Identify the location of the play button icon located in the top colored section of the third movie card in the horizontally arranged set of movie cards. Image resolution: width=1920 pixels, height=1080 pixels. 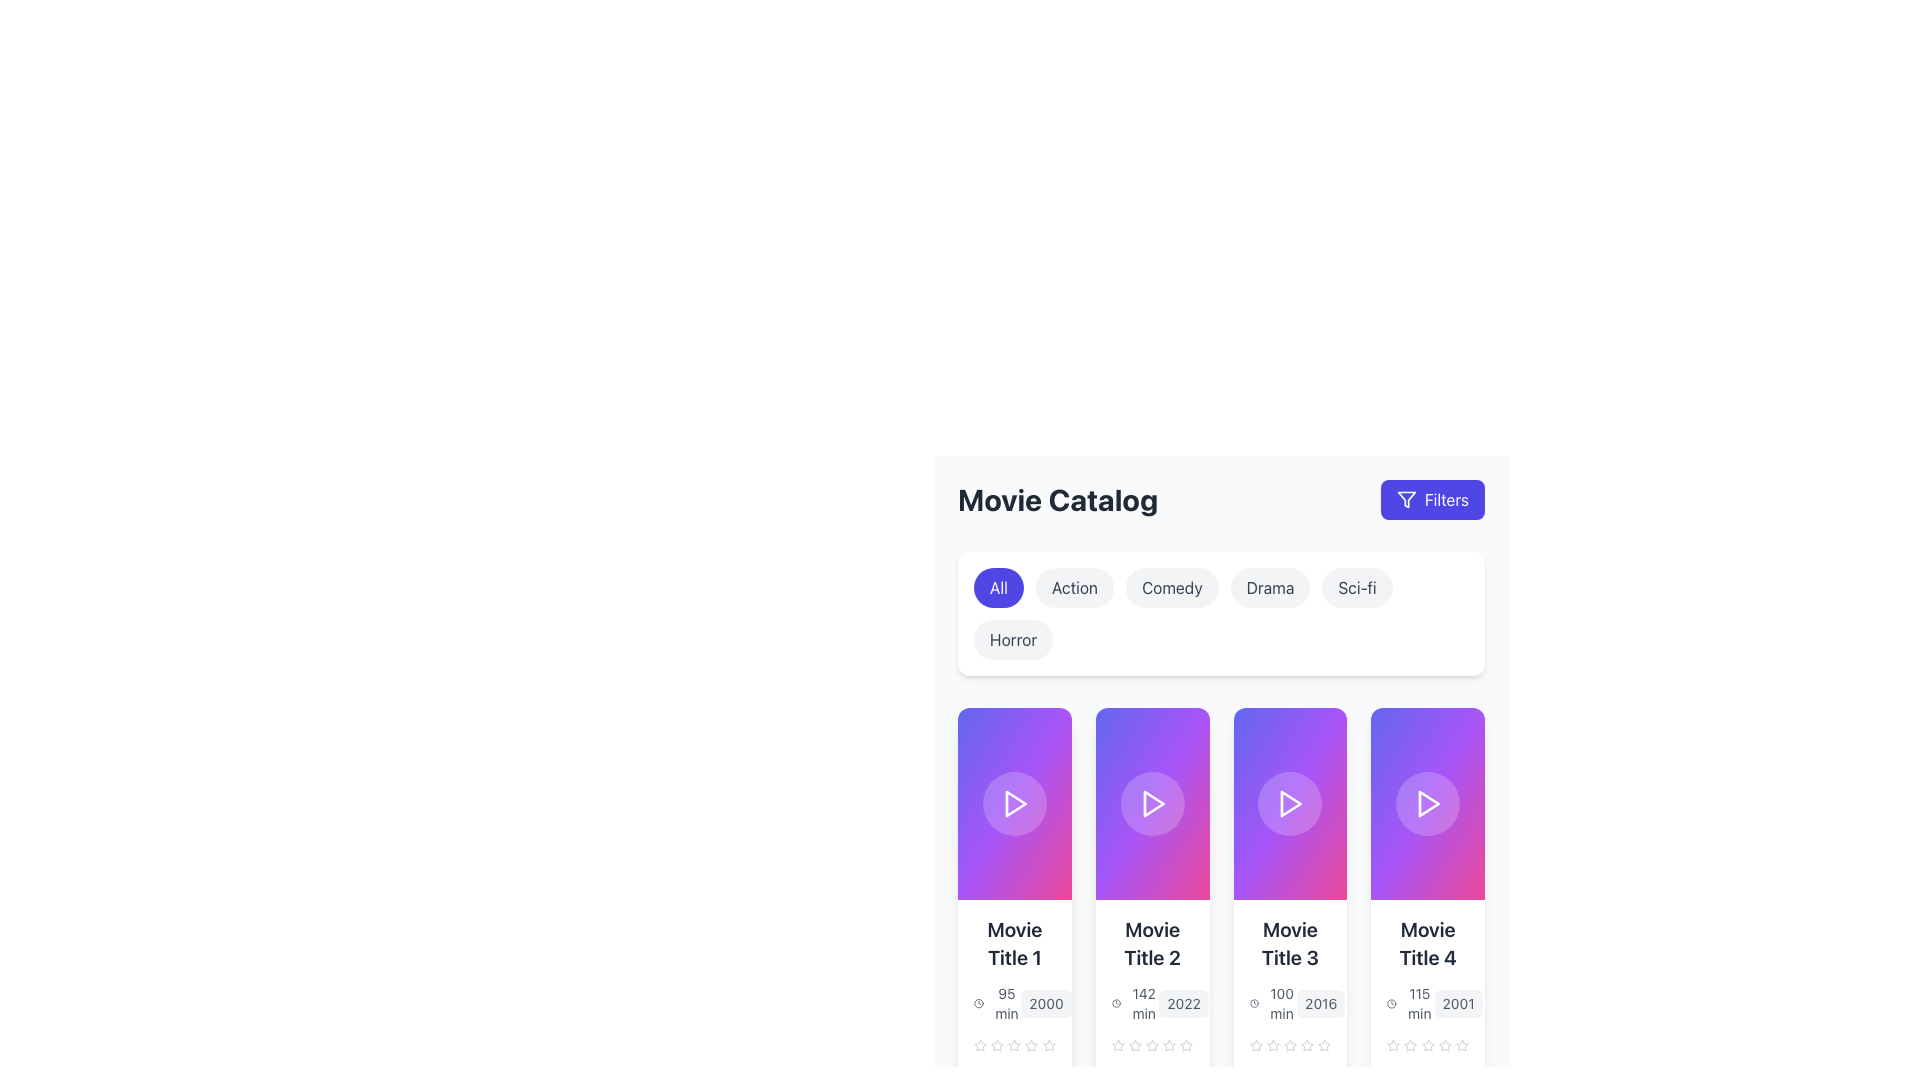
(1290, 802).